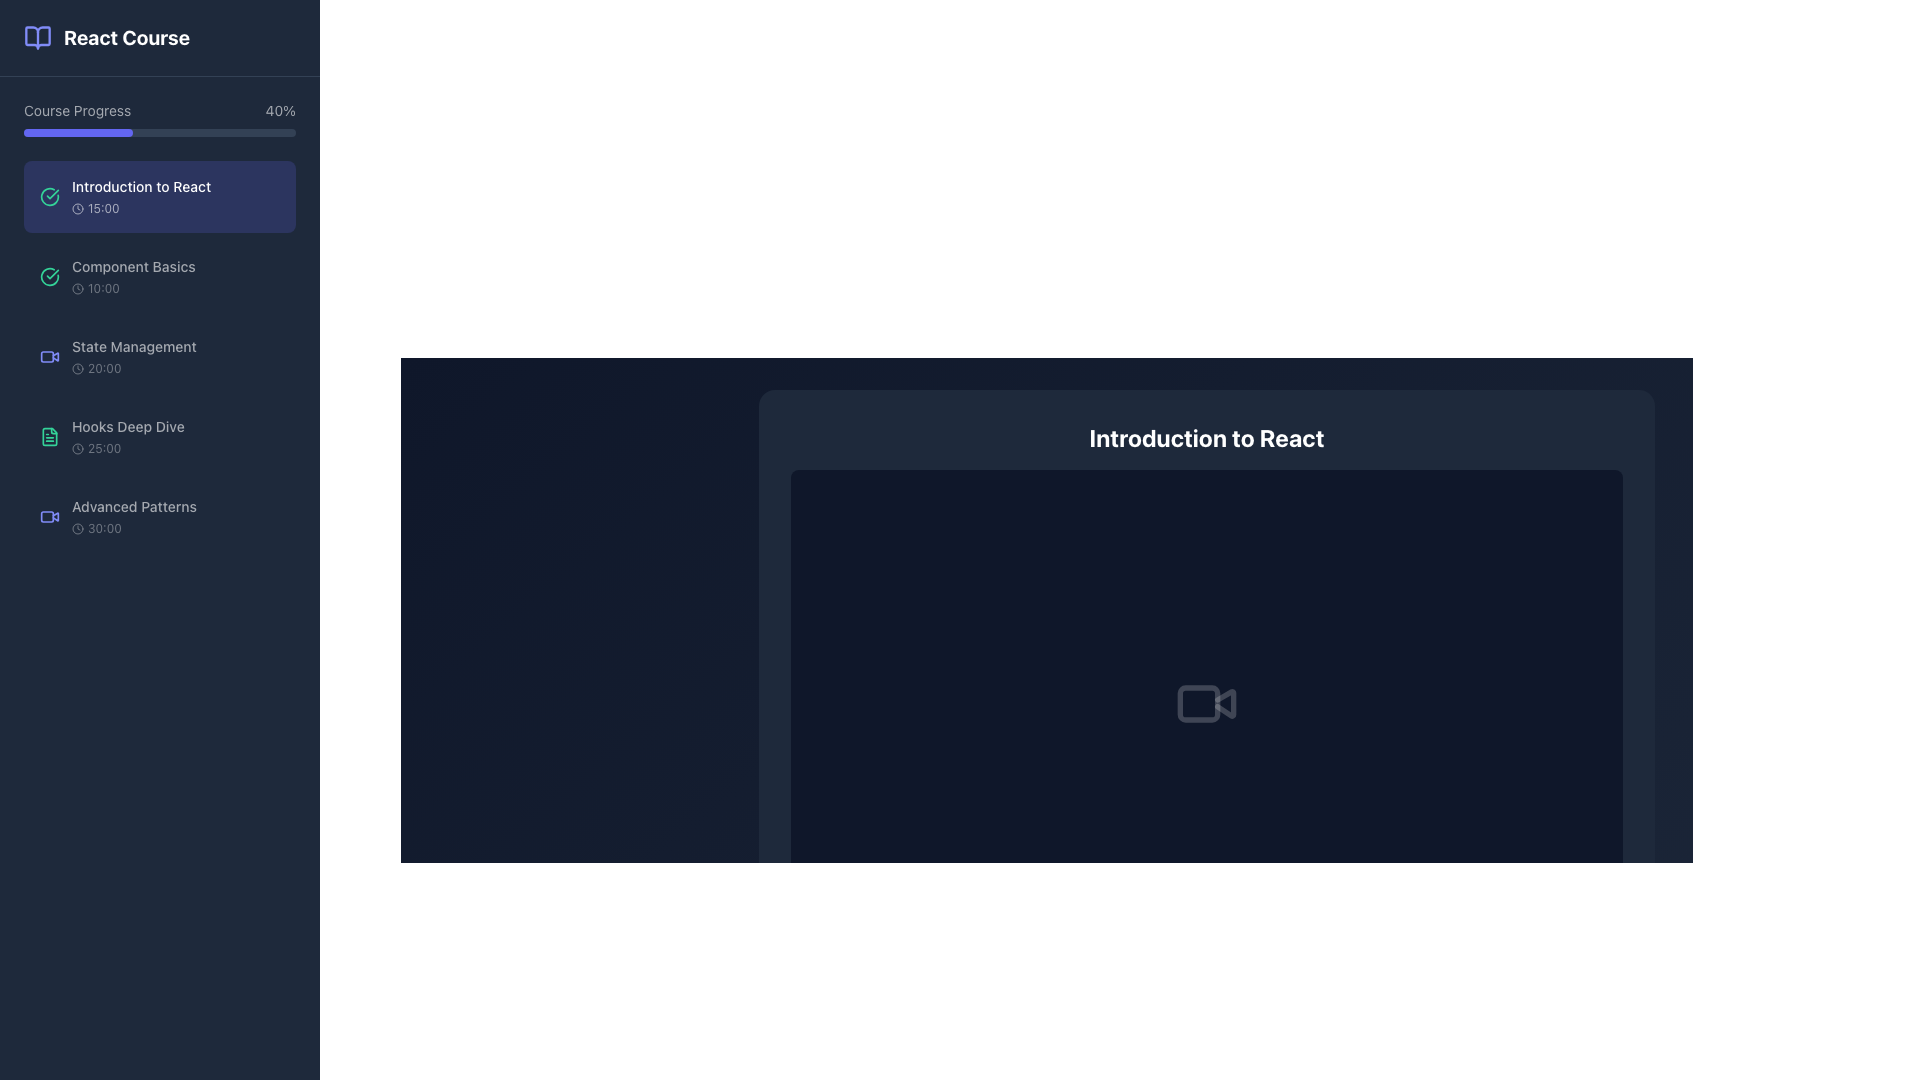 The image size is (1920, 1080). Describe the element at coordinates (1205, 703) in the screenshot. I see `the minimalistic gray video camera icon, which is centrally located within the dark card titled 'Introduction to React'` at that location.